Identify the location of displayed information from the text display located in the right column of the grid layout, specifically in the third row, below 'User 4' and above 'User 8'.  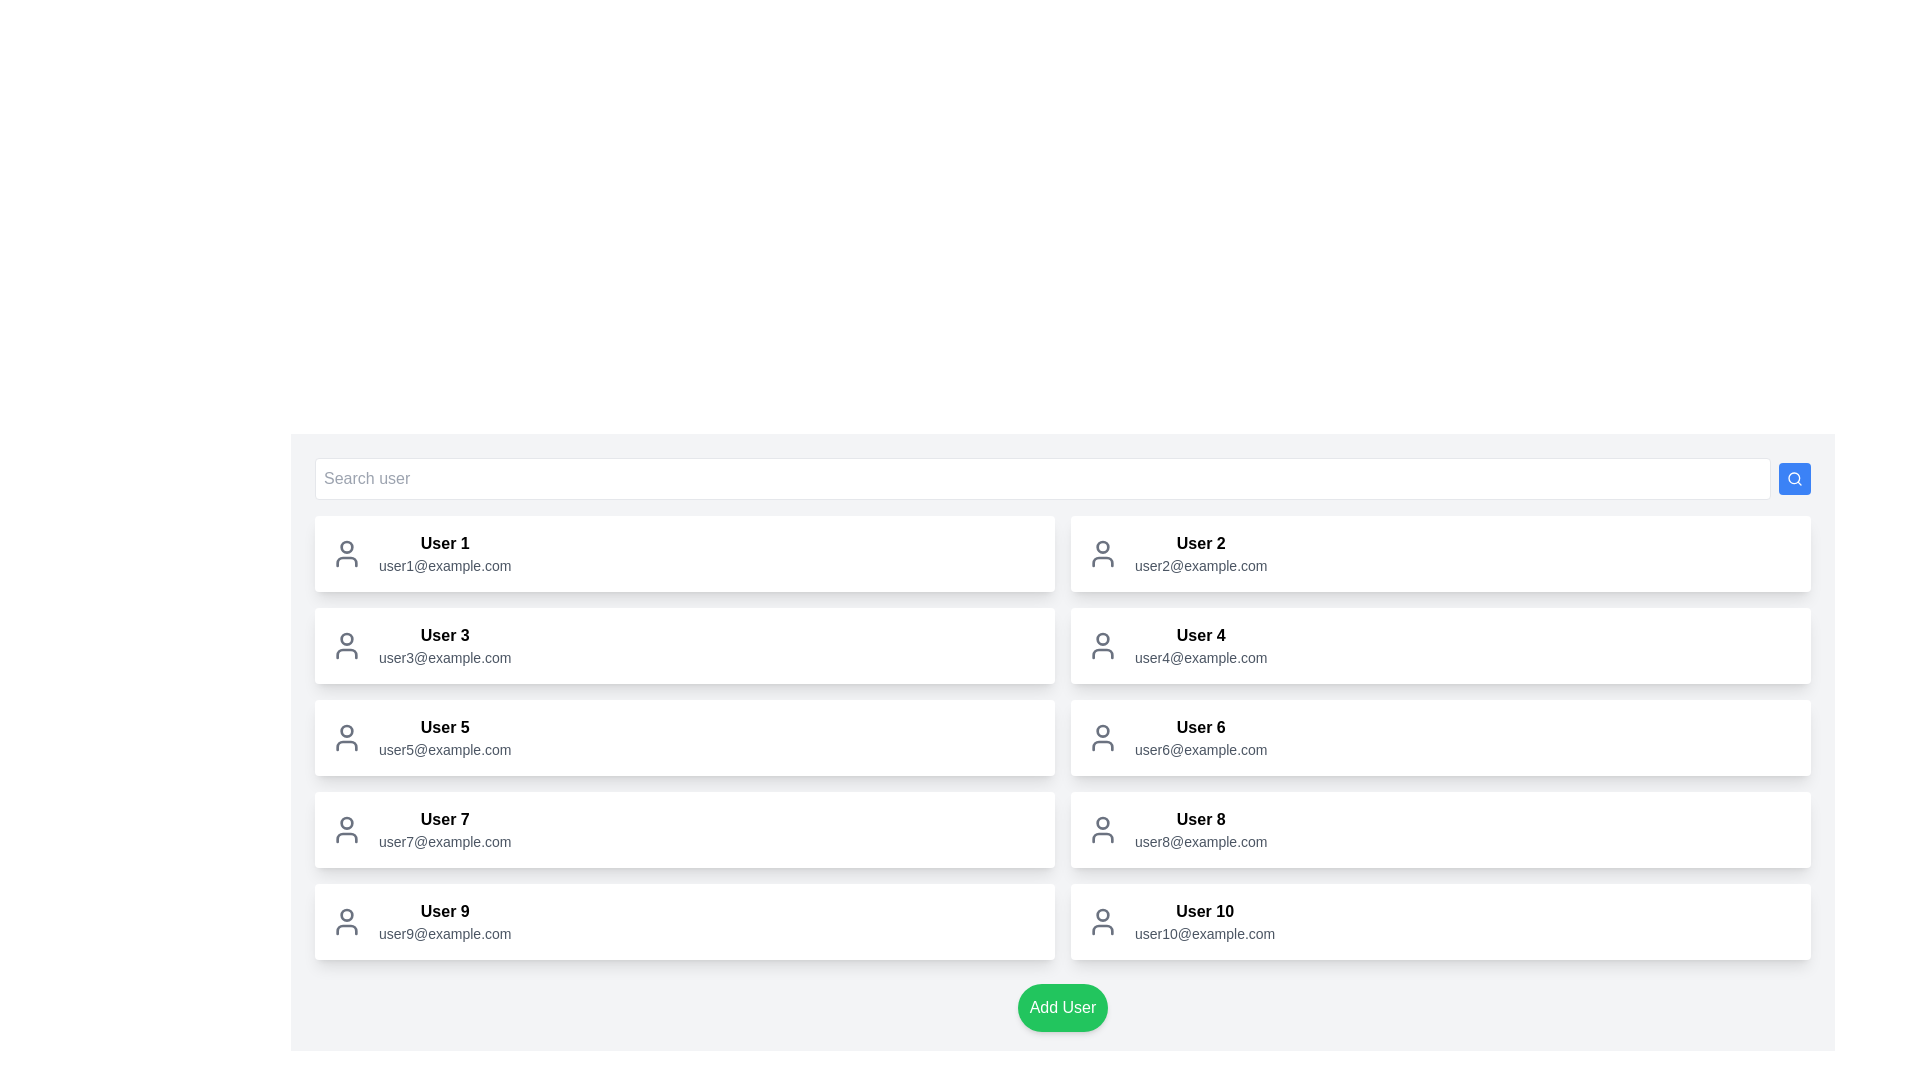
(1200, 737).